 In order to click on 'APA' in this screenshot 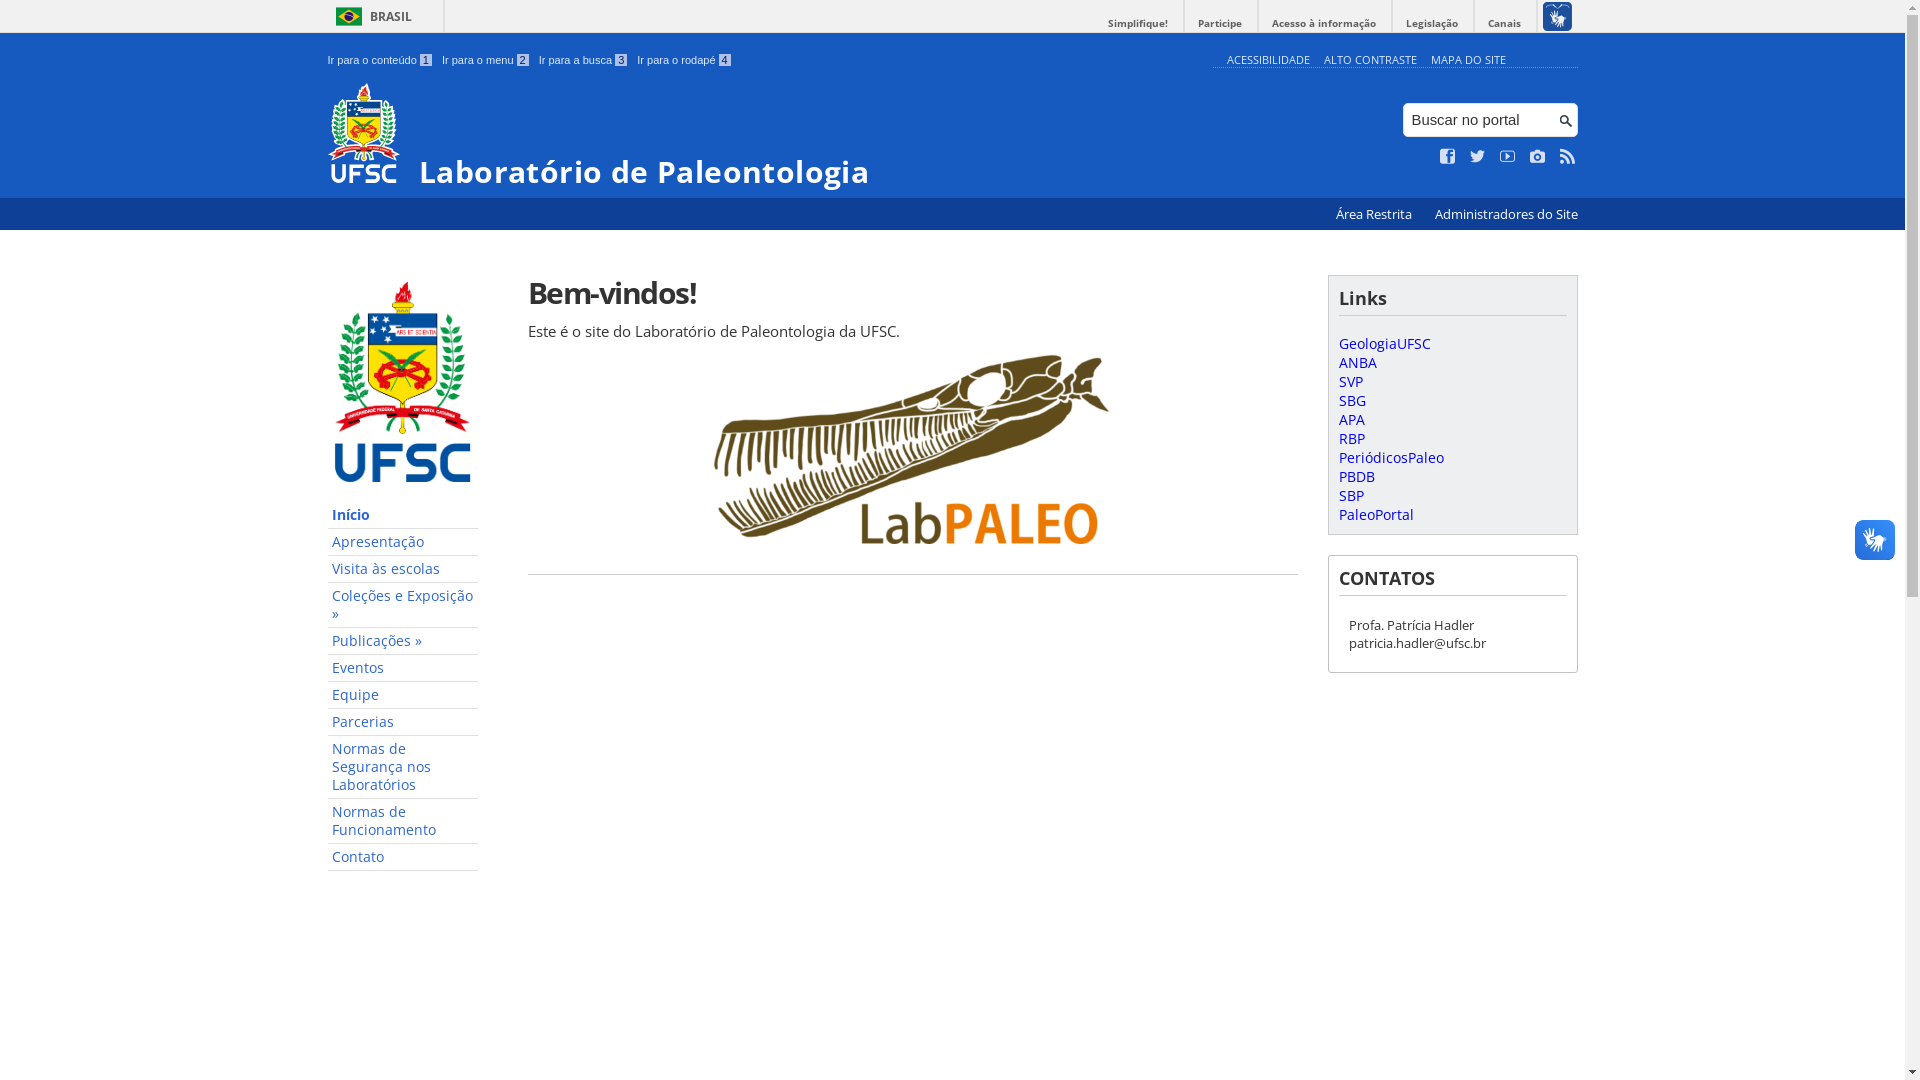, I will do `click(1338, 418)`.